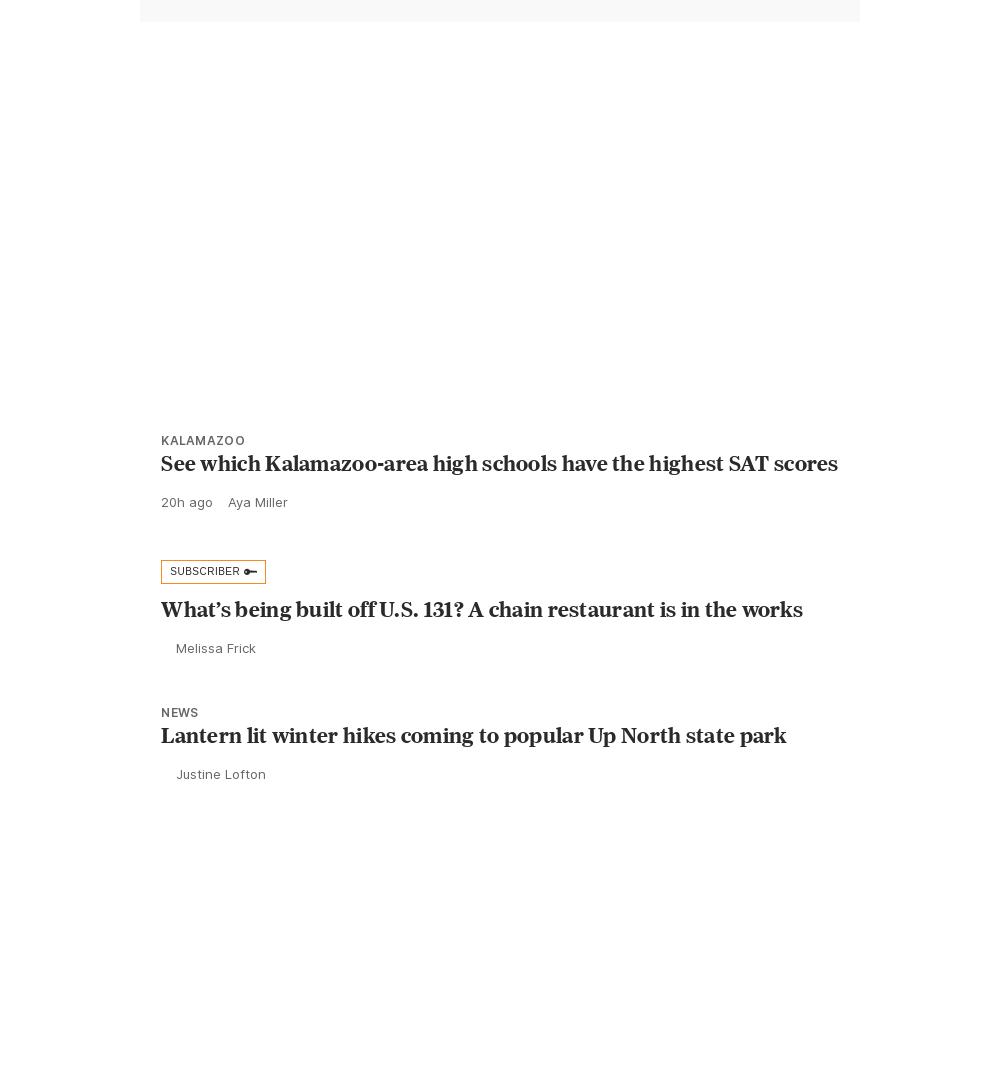 The height and width of the screenshot is (1066, 1000). Describe the element at coordinates (258, 545) in the screenshot. I see `'Aya Miller'` at that location.